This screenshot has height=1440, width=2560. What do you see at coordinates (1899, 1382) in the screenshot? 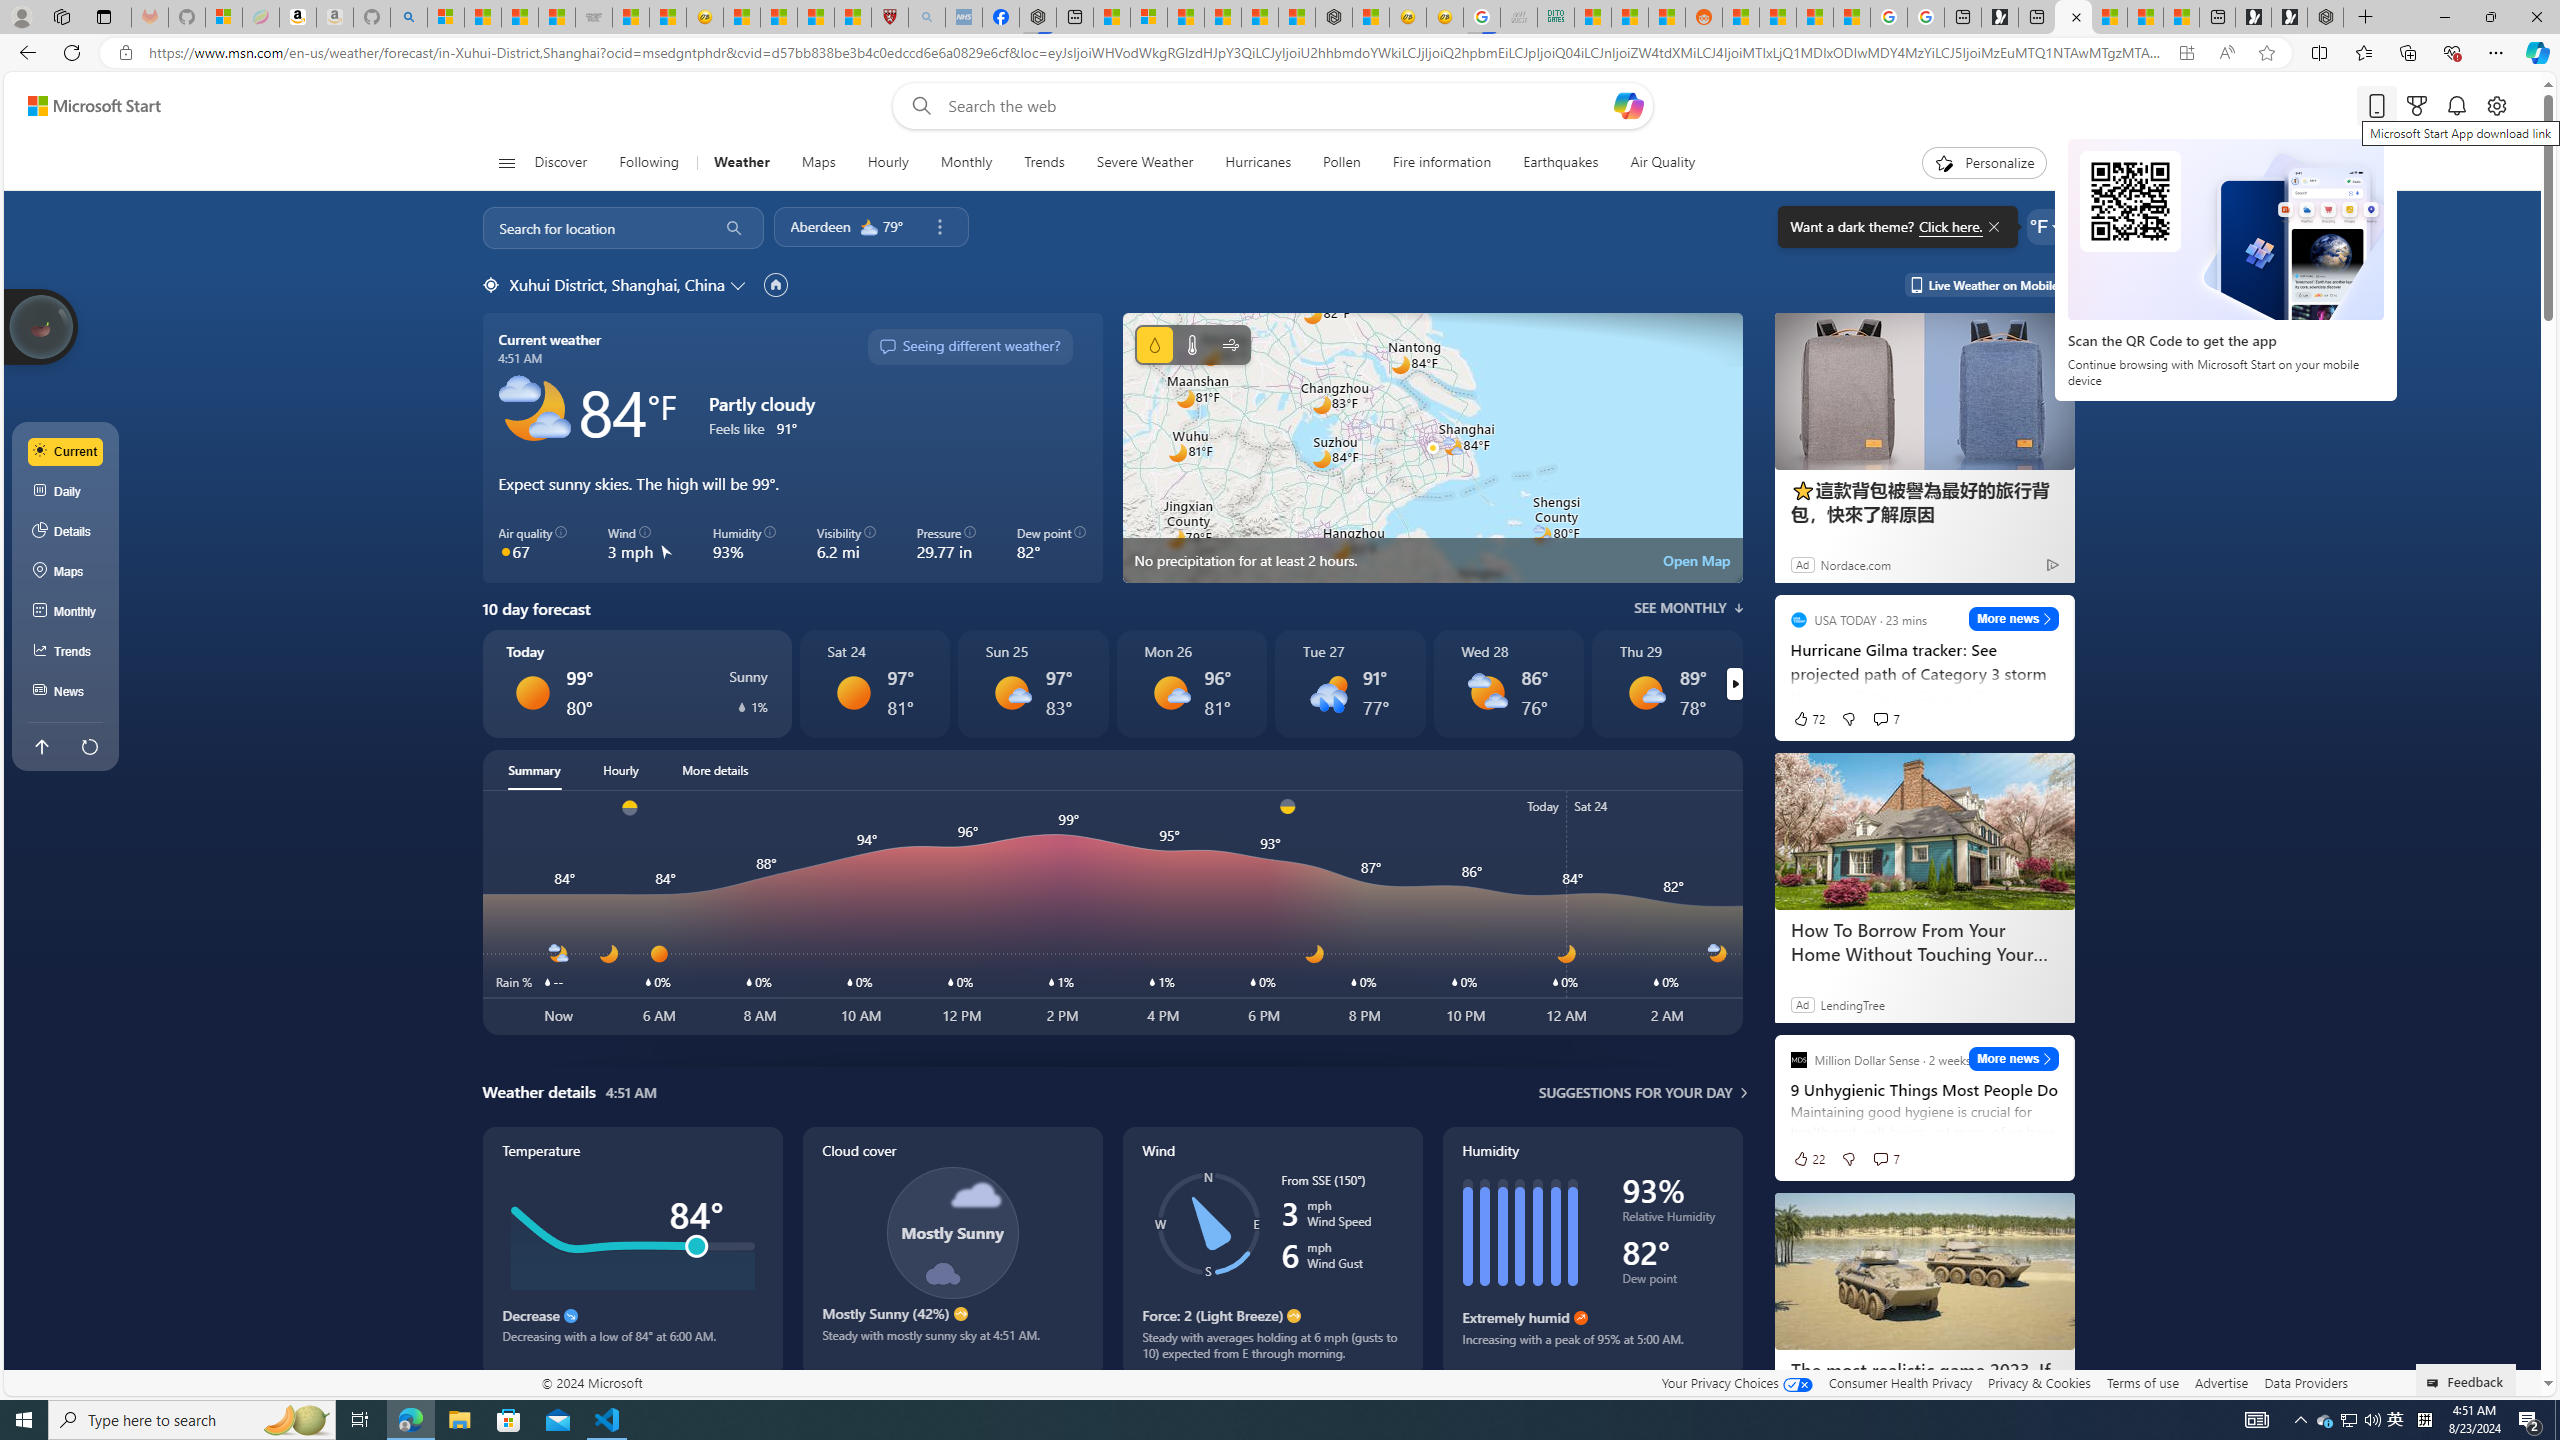
I see `'Consumer Health Privacy'` at bounding box center [1899, 1382].